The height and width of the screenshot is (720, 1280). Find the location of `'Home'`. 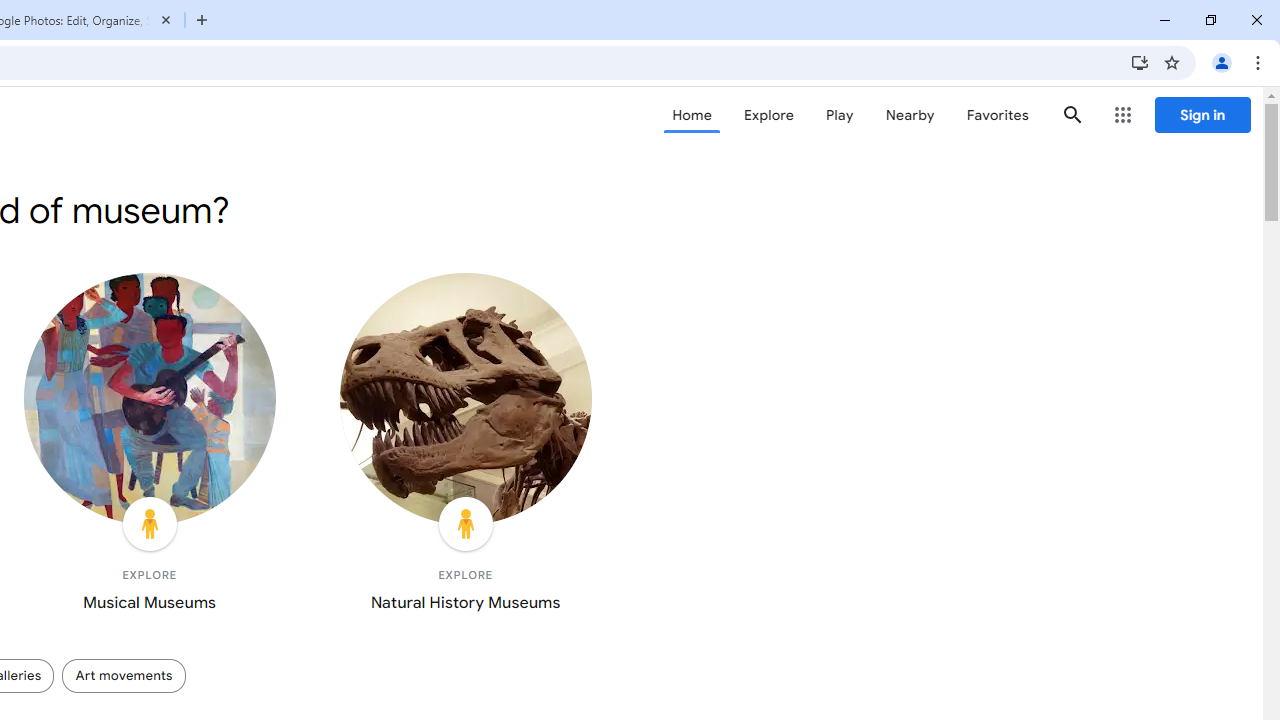

'Home' is located at coordinates (691, 115).